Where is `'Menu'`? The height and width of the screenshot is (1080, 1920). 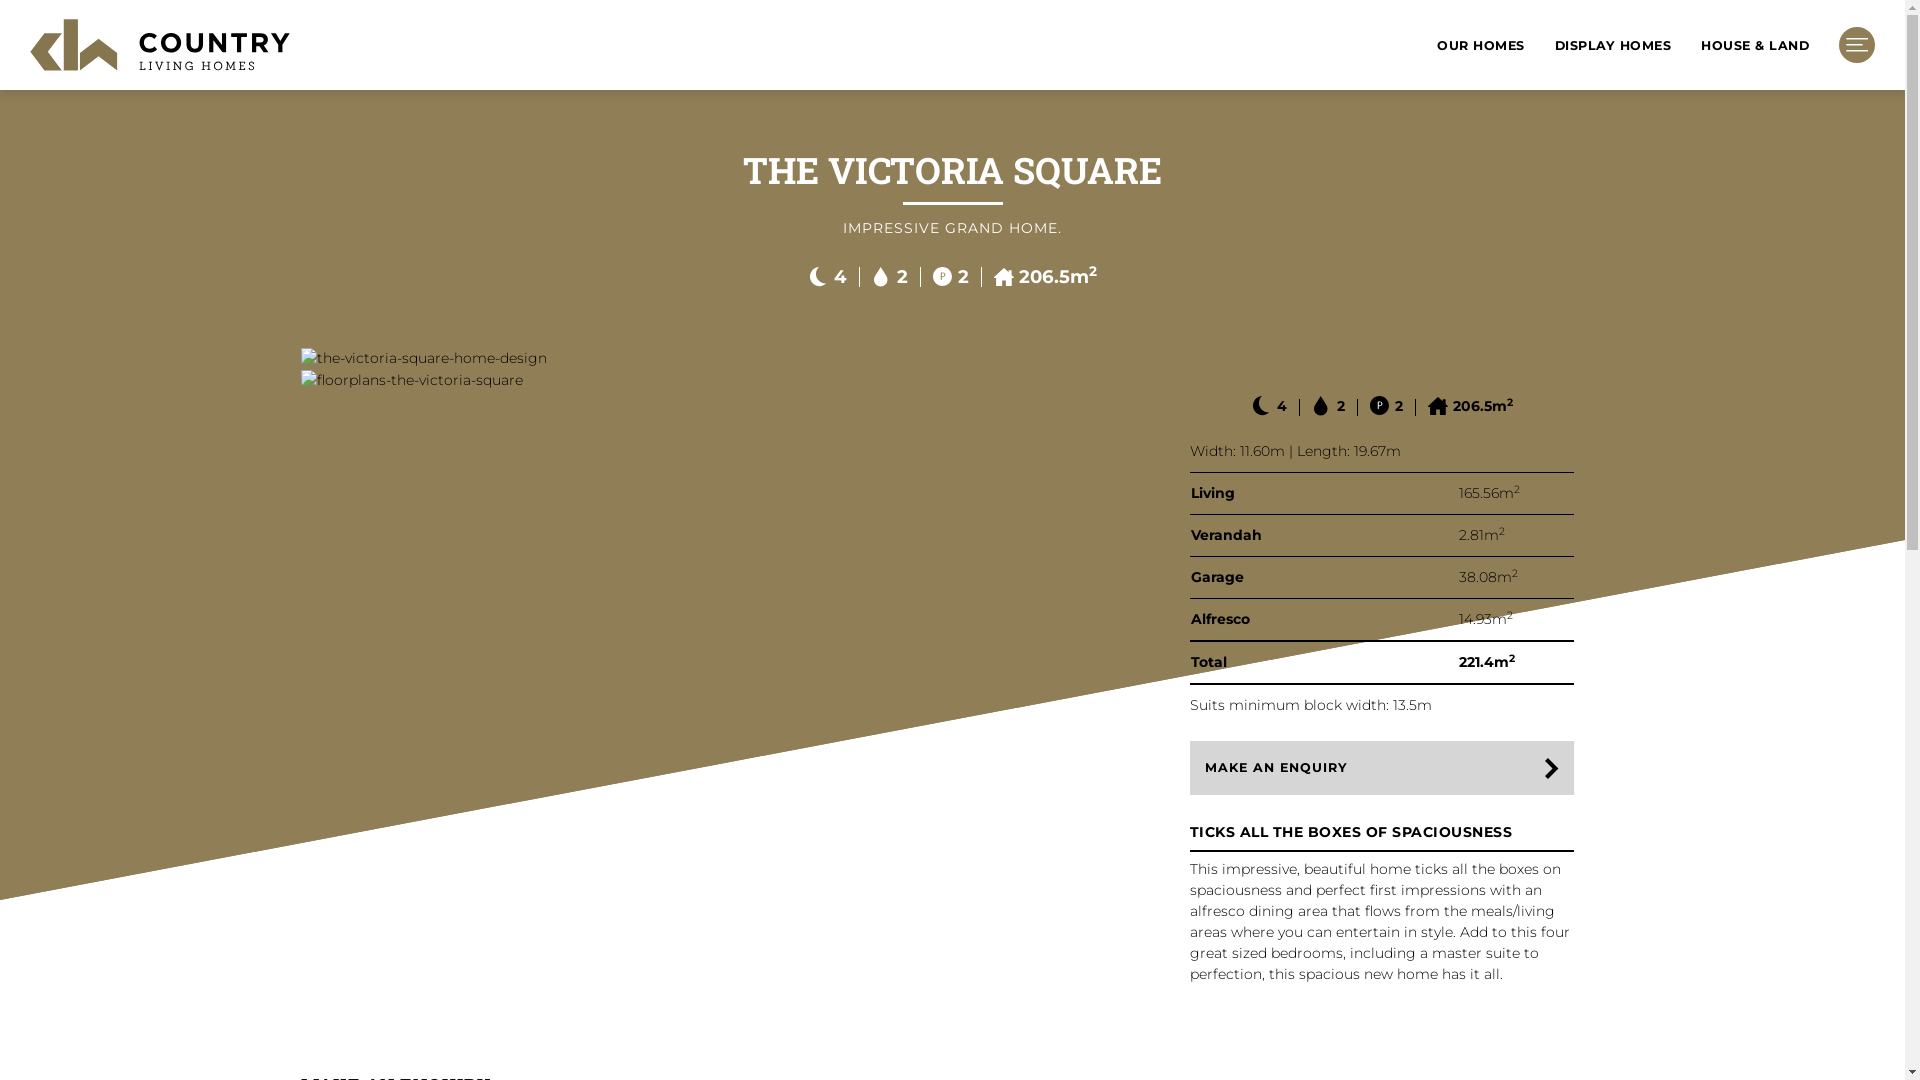 'Menu' is located at coordinates (1856, 45).